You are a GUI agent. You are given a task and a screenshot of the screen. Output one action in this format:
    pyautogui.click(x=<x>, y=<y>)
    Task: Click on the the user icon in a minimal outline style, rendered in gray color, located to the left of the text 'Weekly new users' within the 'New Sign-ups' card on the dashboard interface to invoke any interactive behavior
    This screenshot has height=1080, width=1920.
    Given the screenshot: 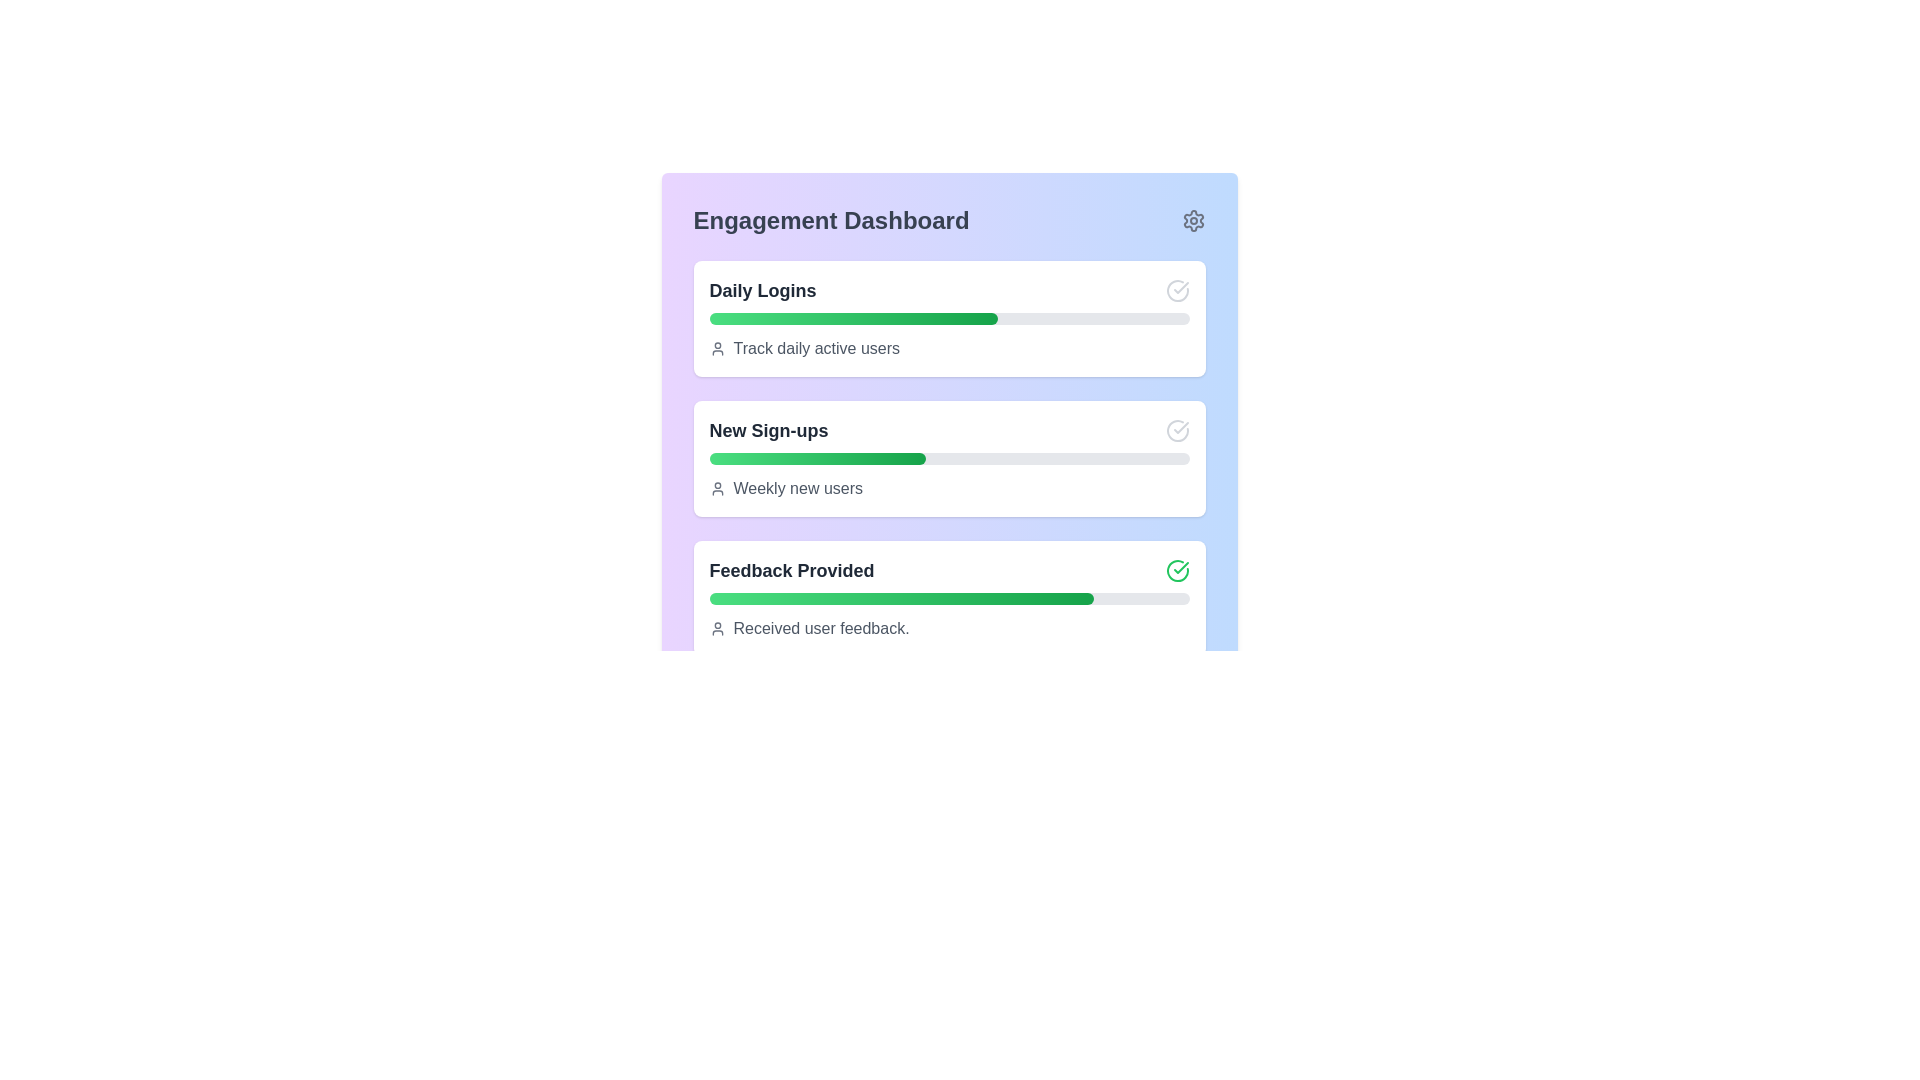 What is the action you would take?
    pyautogui.click(x=717, y=489)
    